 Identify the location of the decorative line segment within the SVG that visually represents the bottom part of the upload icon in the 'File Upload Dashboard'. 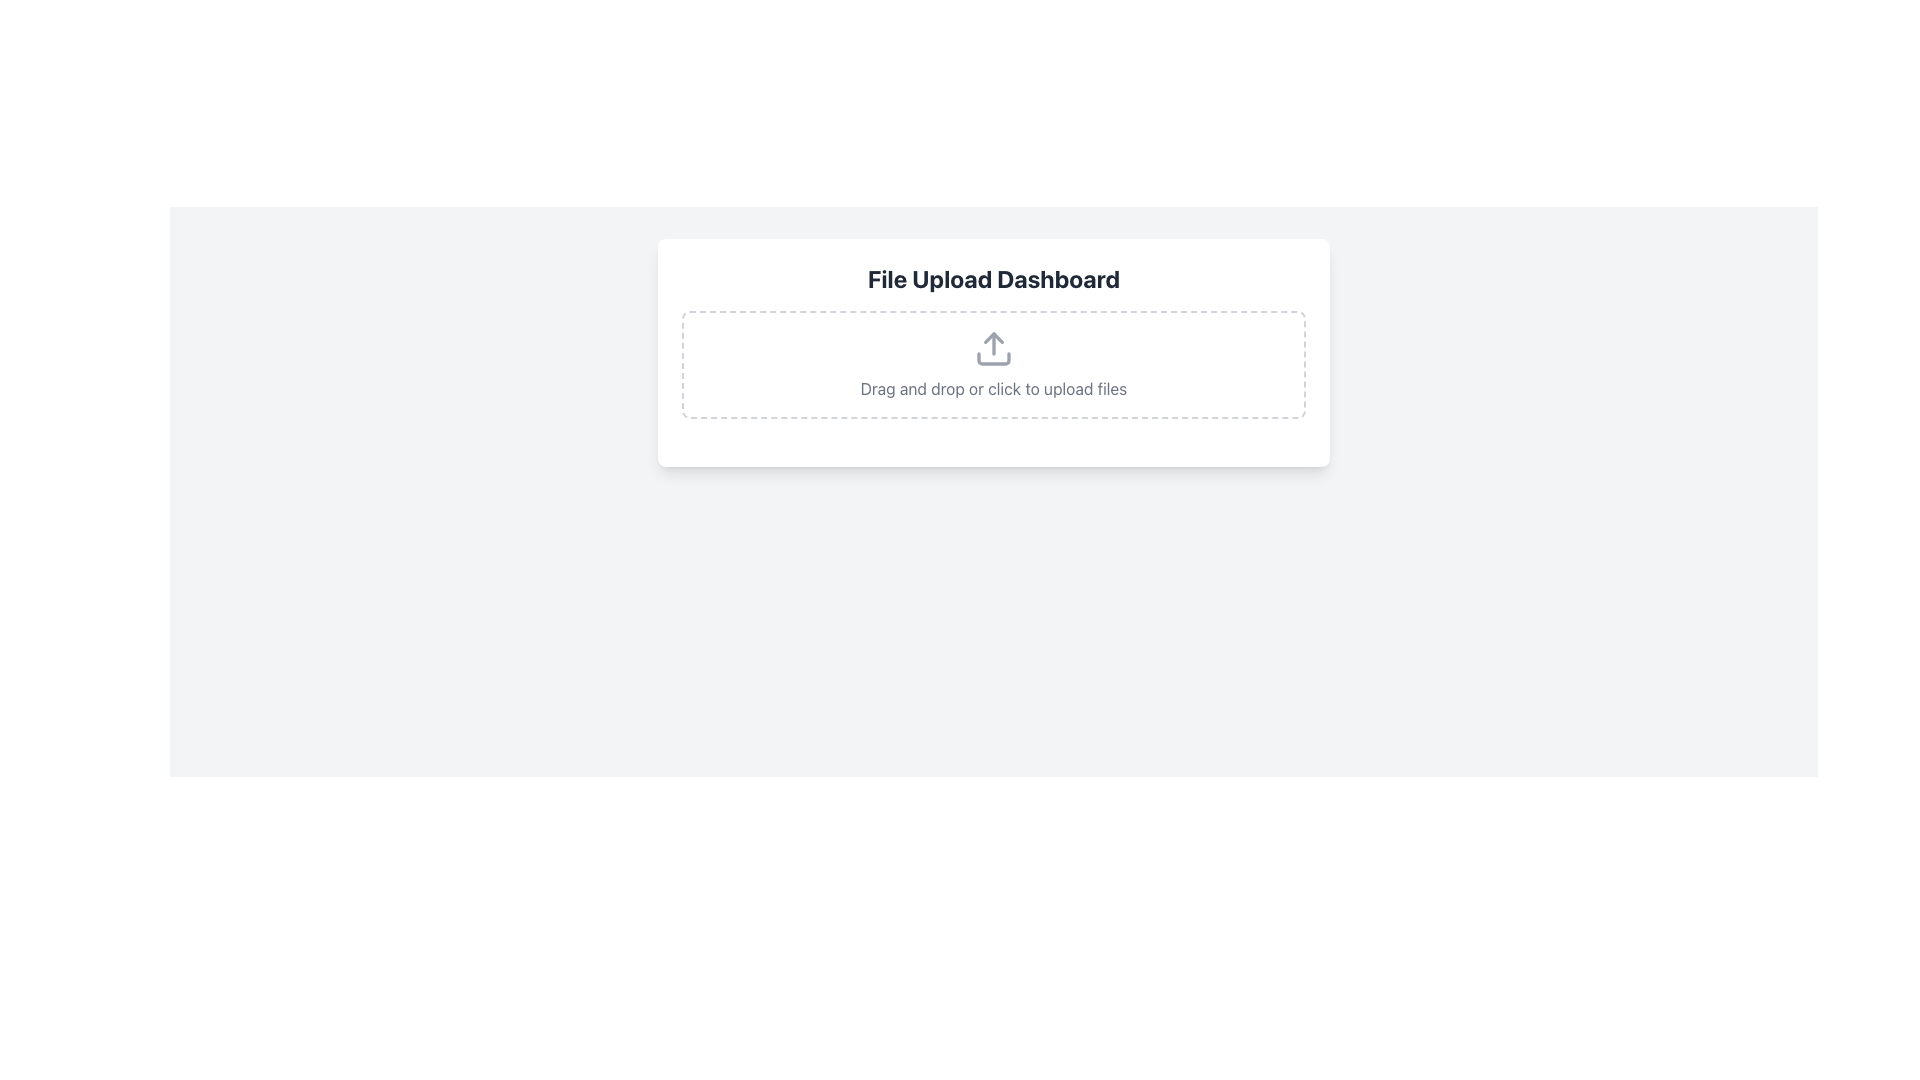
(993, 357).